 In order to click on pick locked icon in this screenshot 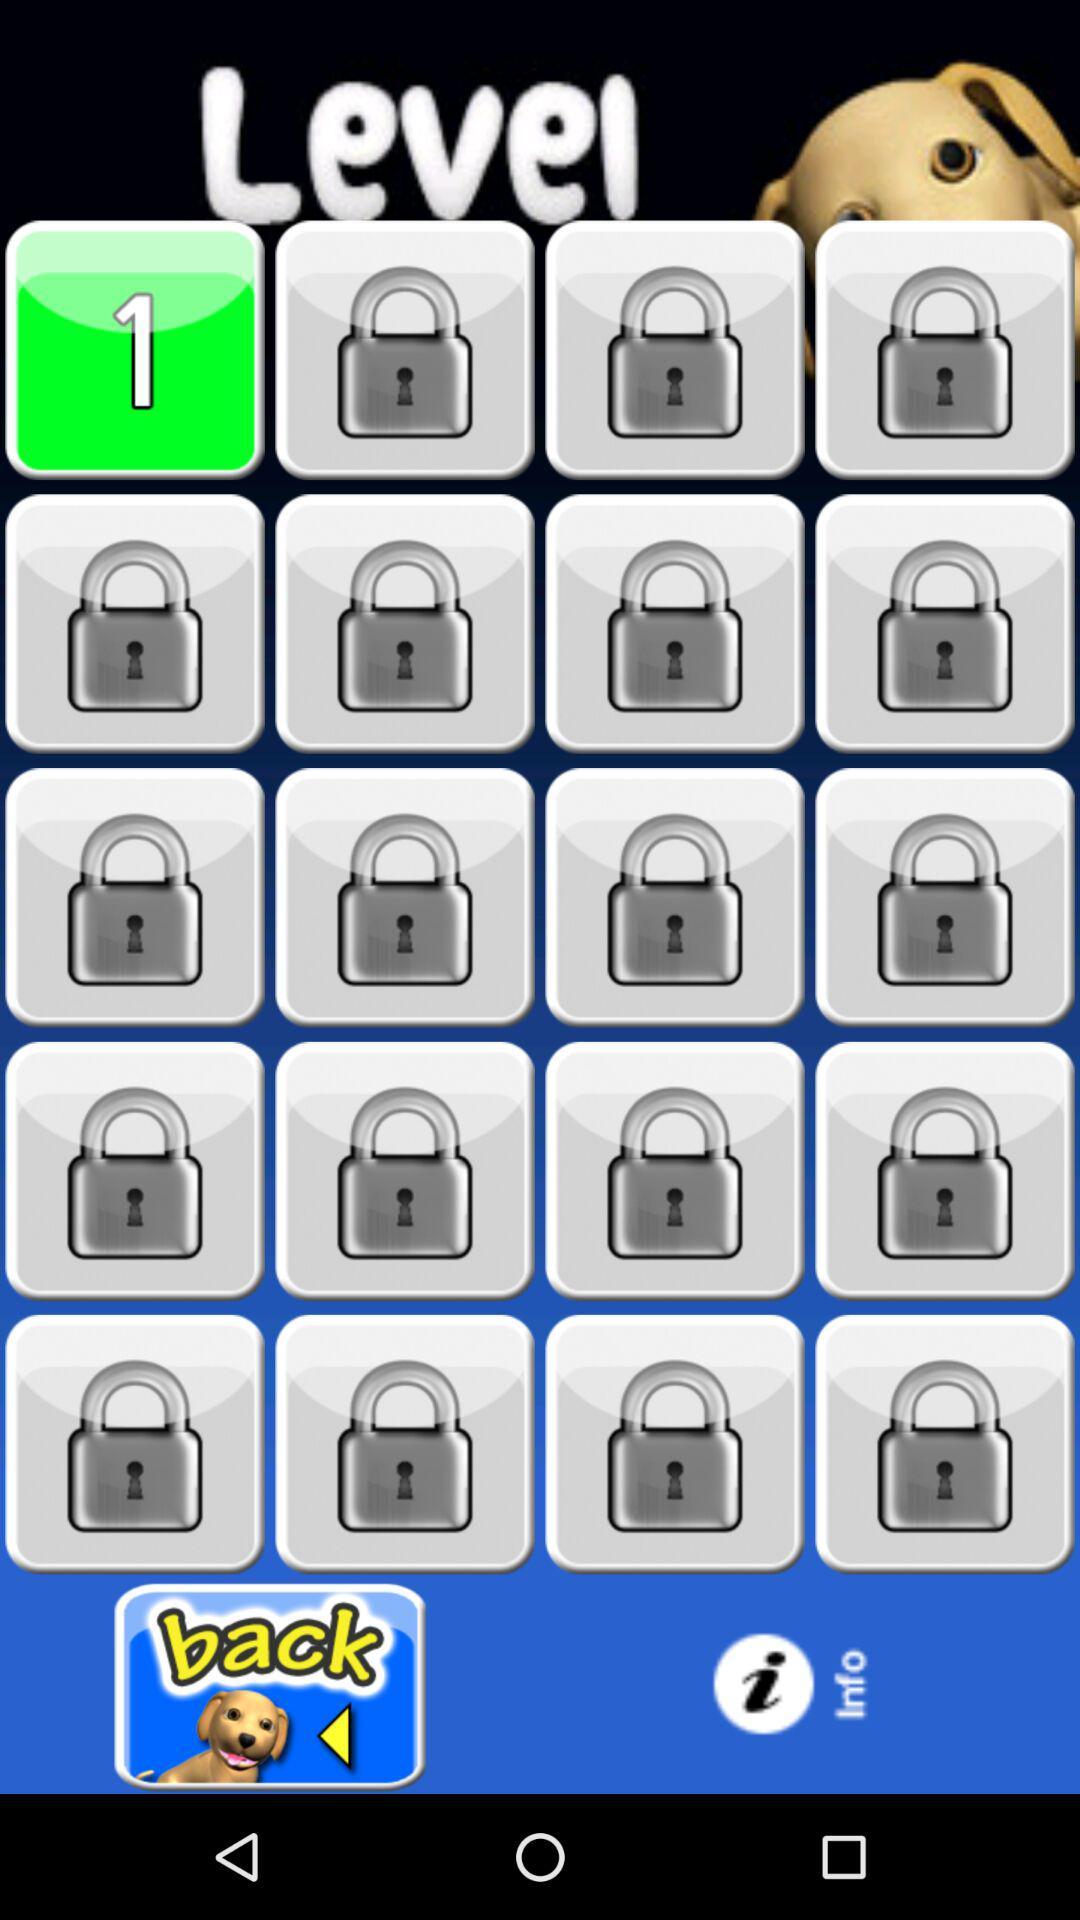, I will do `click(675, 1171)`.